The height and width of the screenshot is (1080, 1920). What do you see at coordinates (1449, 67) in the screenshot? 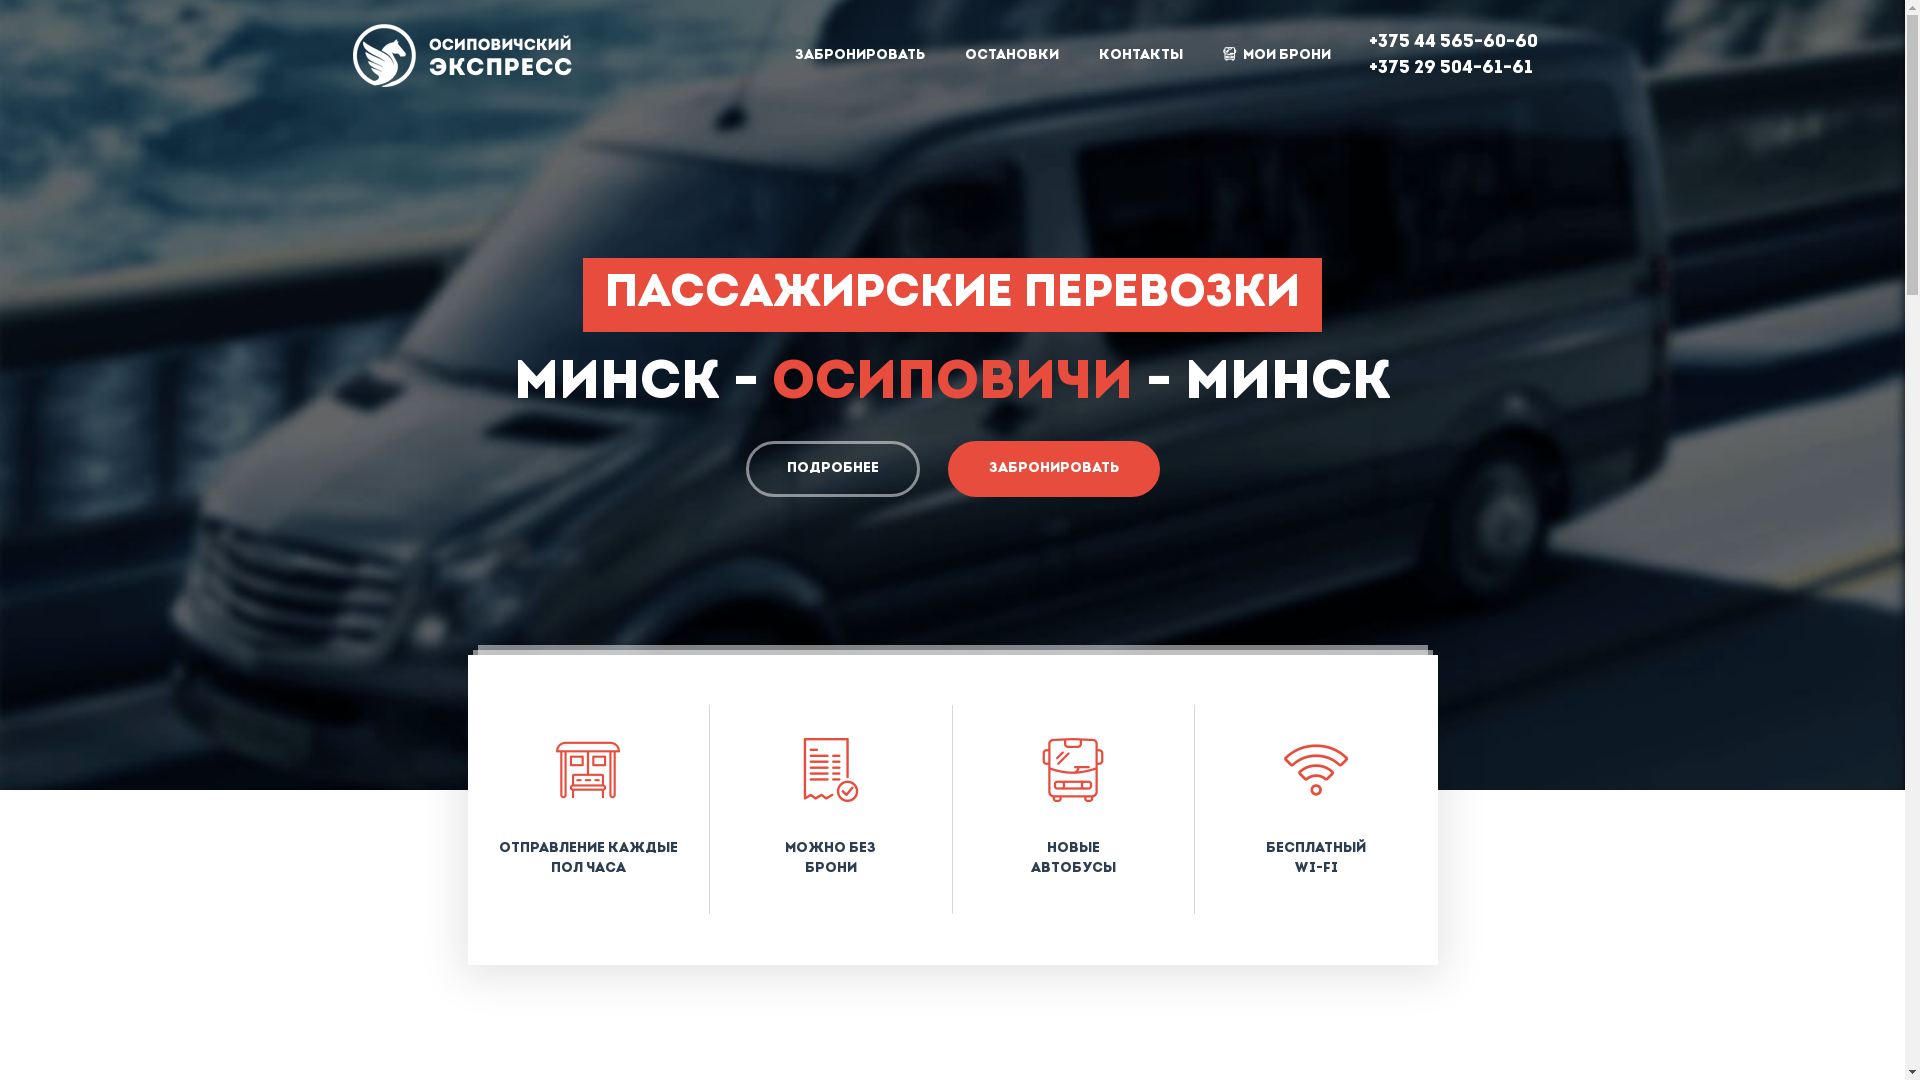
I see `'+375 29 504-61-61'` at bounding box center [1449, 67].